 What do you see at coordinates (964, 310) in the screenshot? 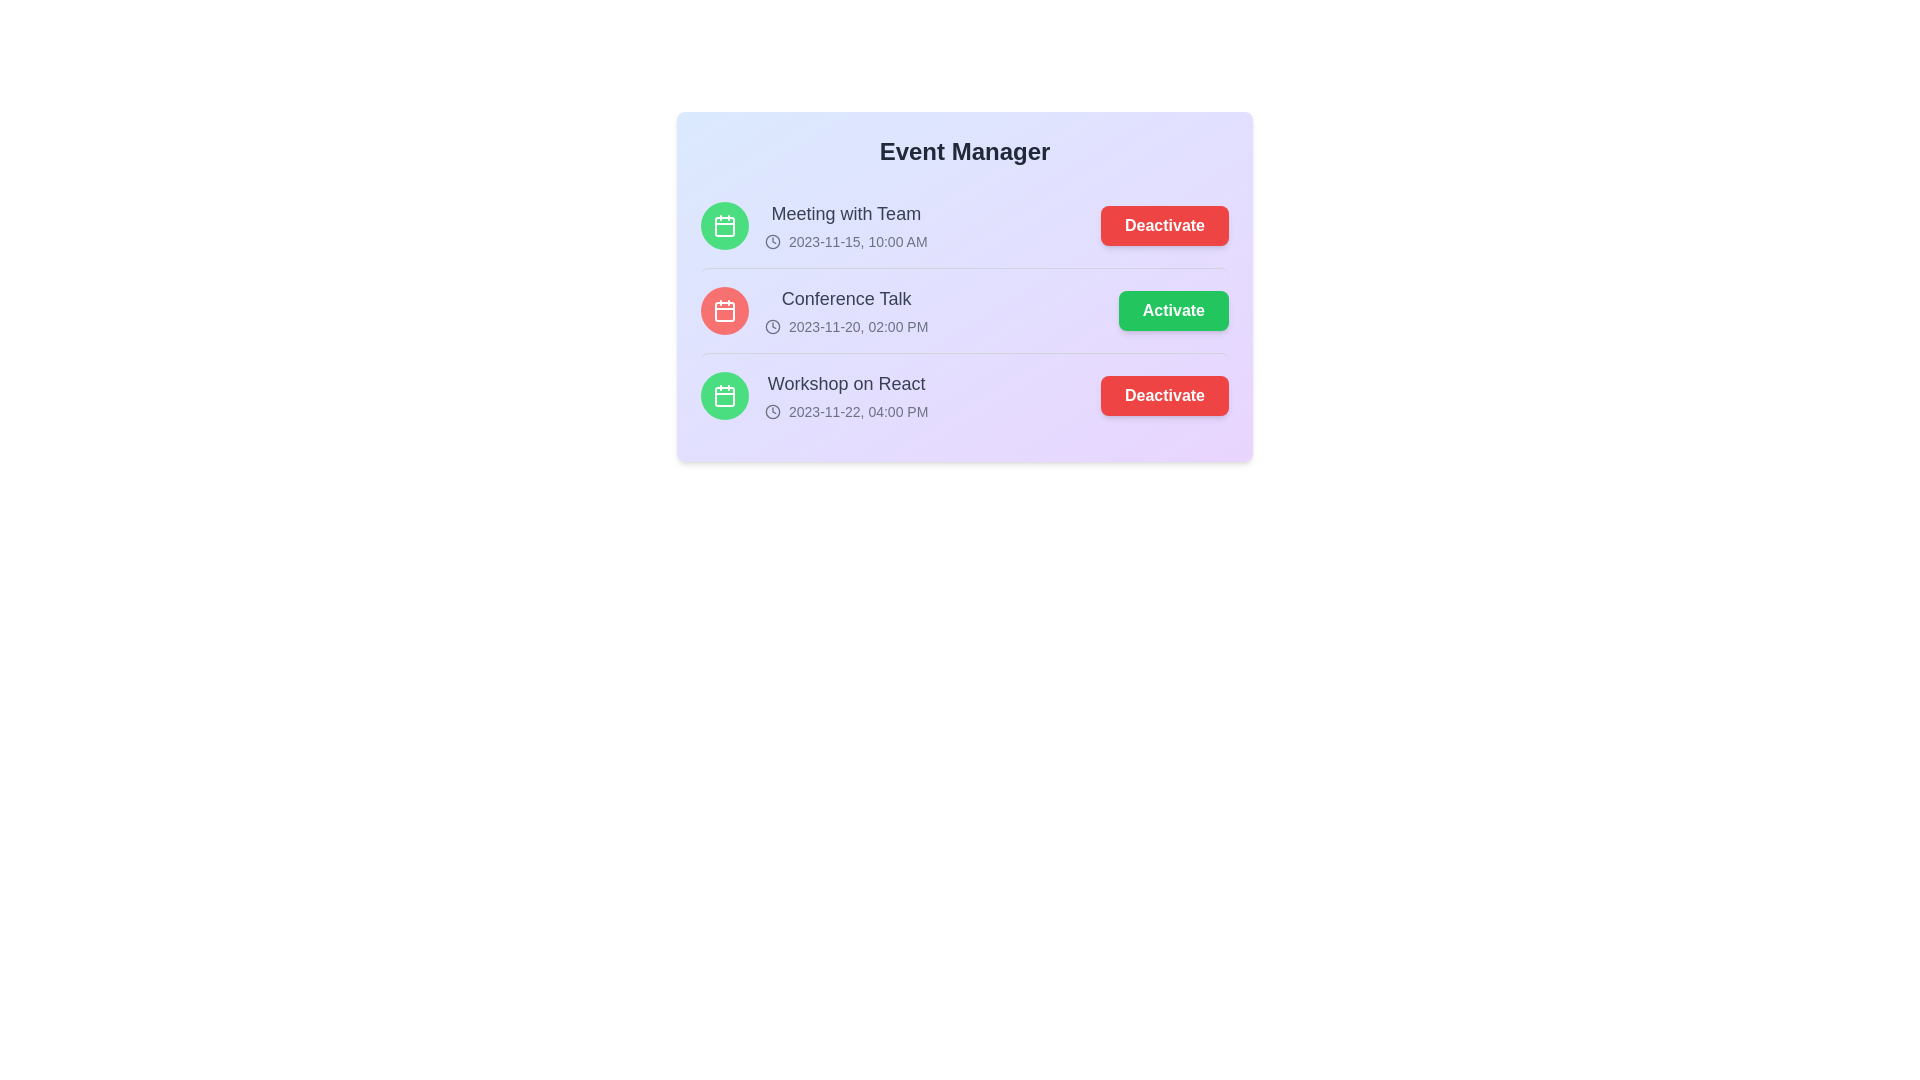
I see `the list item corresponding to Conference Talk` at bounding box center [964, 310].